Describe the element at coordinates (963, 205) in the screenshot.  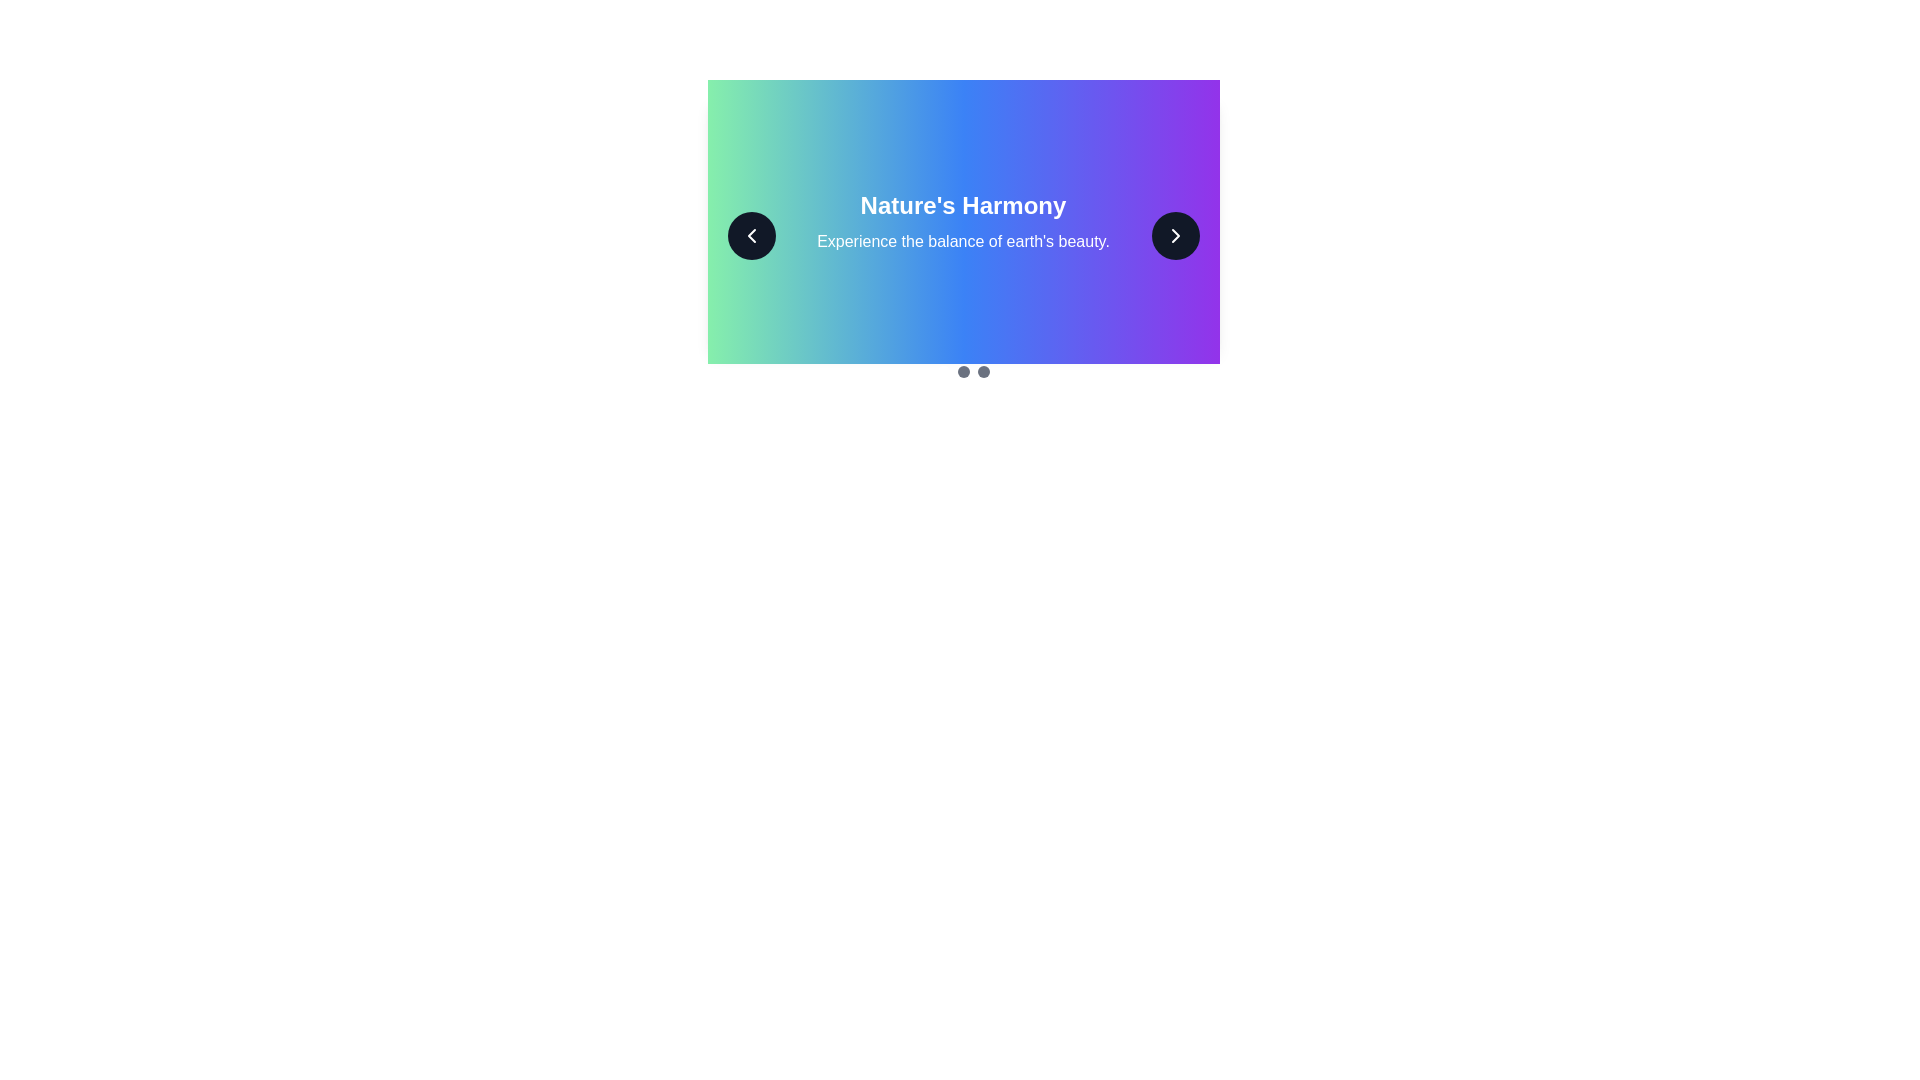
I see `the bold text element reading 'Nature's Harmony' which is prominently styled in white on a colorful gradient background` at that location.